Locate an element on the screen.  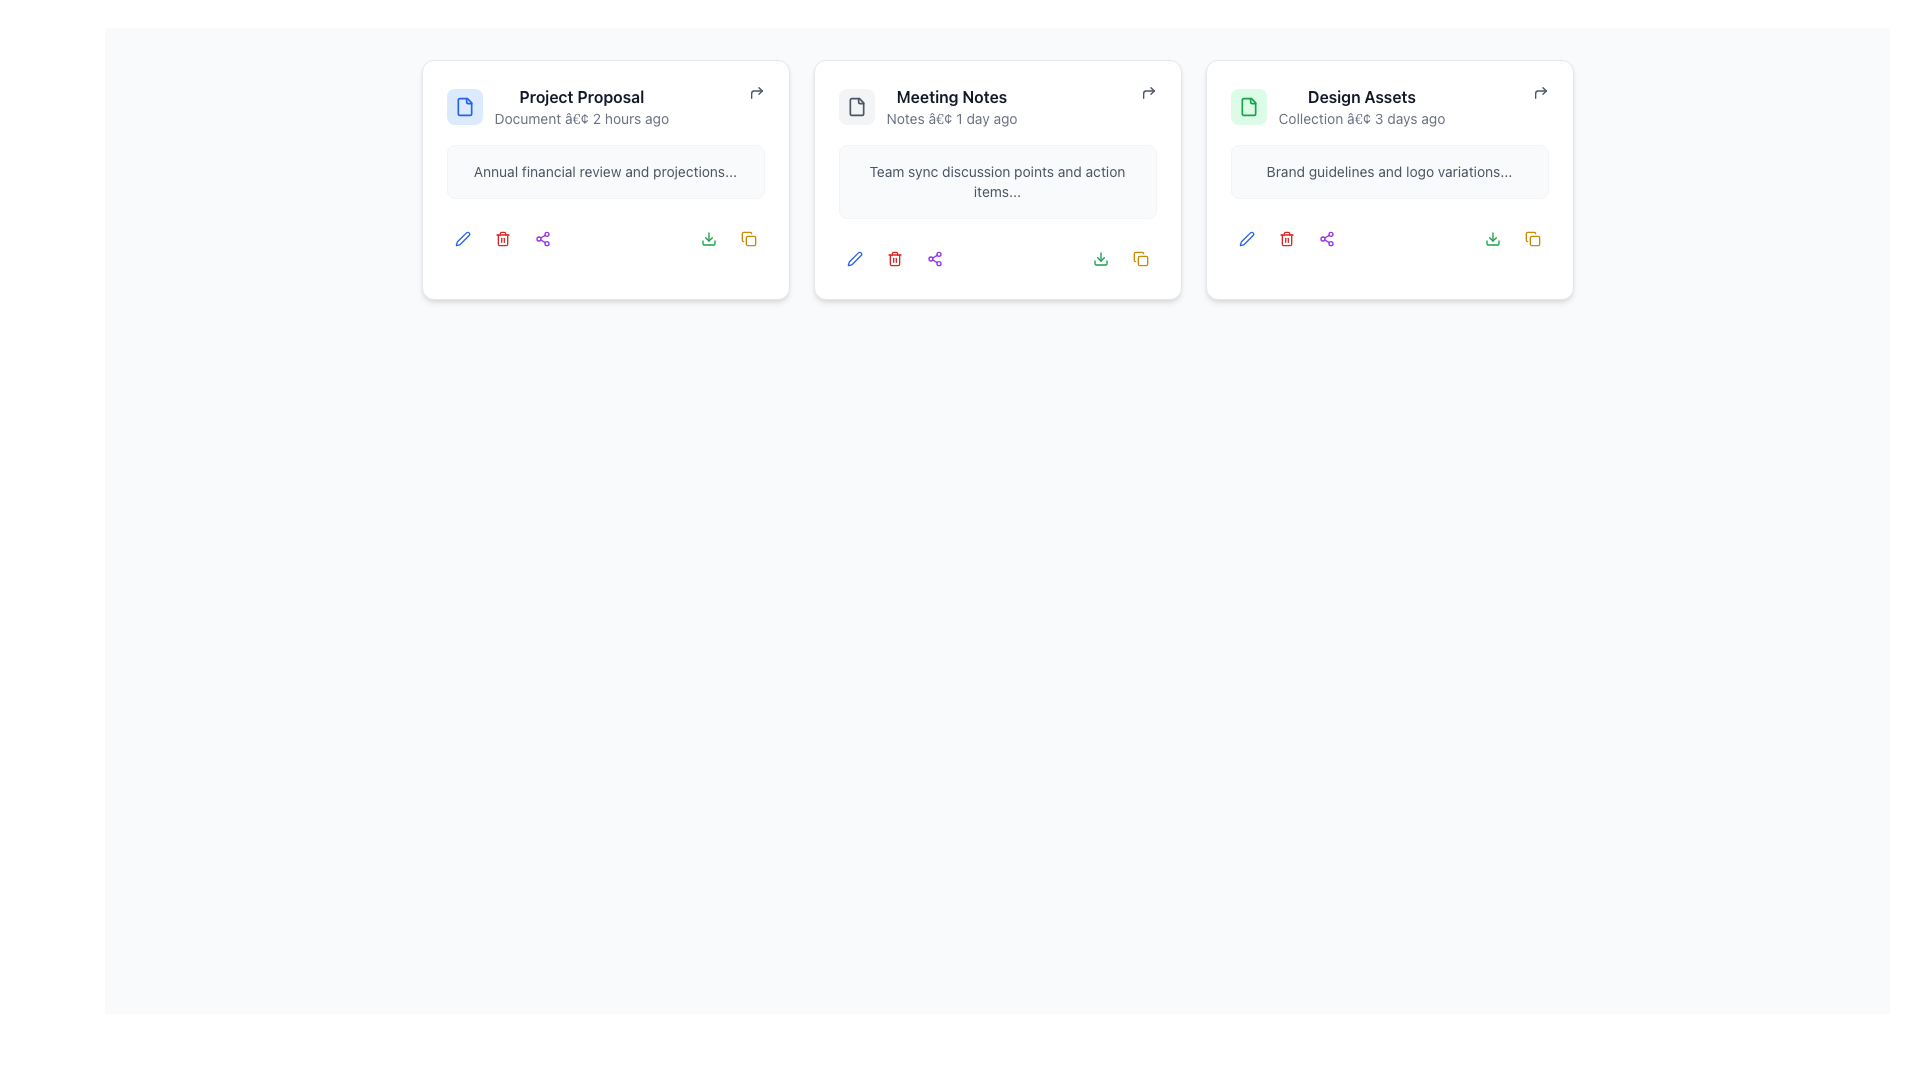
the download icon located at the bottom-right of the 'Design Assets' card in the third column to trigger tooltip or highlight effects is located at coordinates (1492, 238).